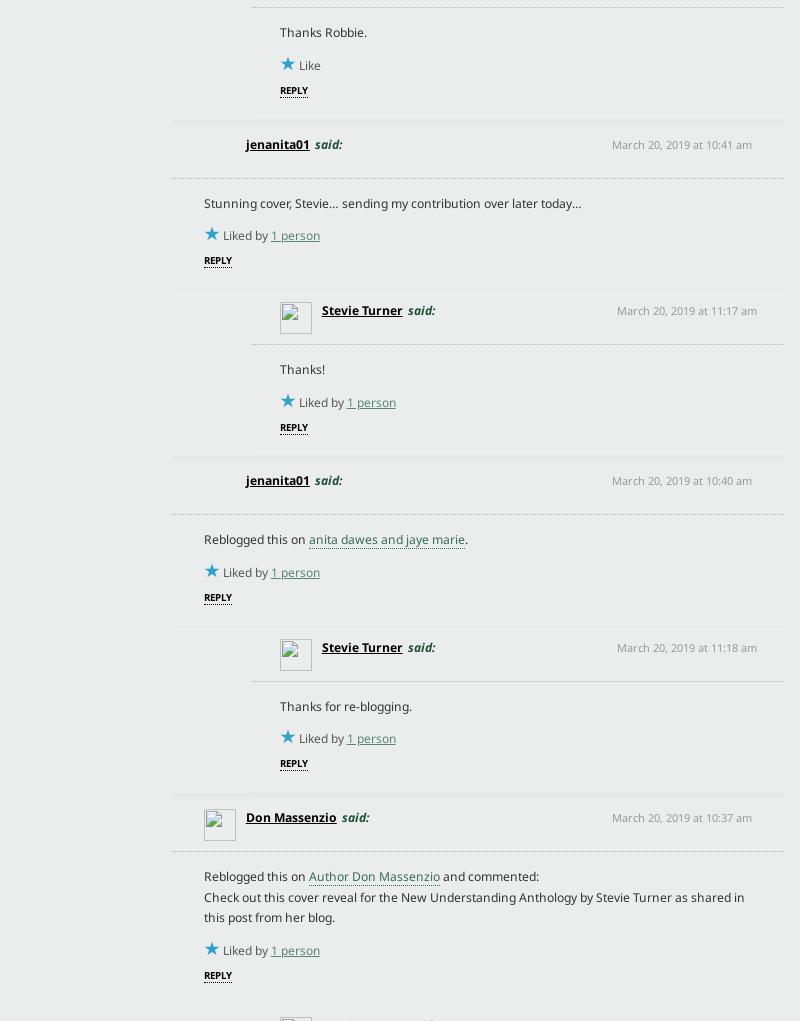 This screenshot has width=800, height=1021. What do you see at coordinates (682, 479) in the screenshot?
I see `'March 20, 2019 at 10:40 am'` at bounding box center [682, 479].